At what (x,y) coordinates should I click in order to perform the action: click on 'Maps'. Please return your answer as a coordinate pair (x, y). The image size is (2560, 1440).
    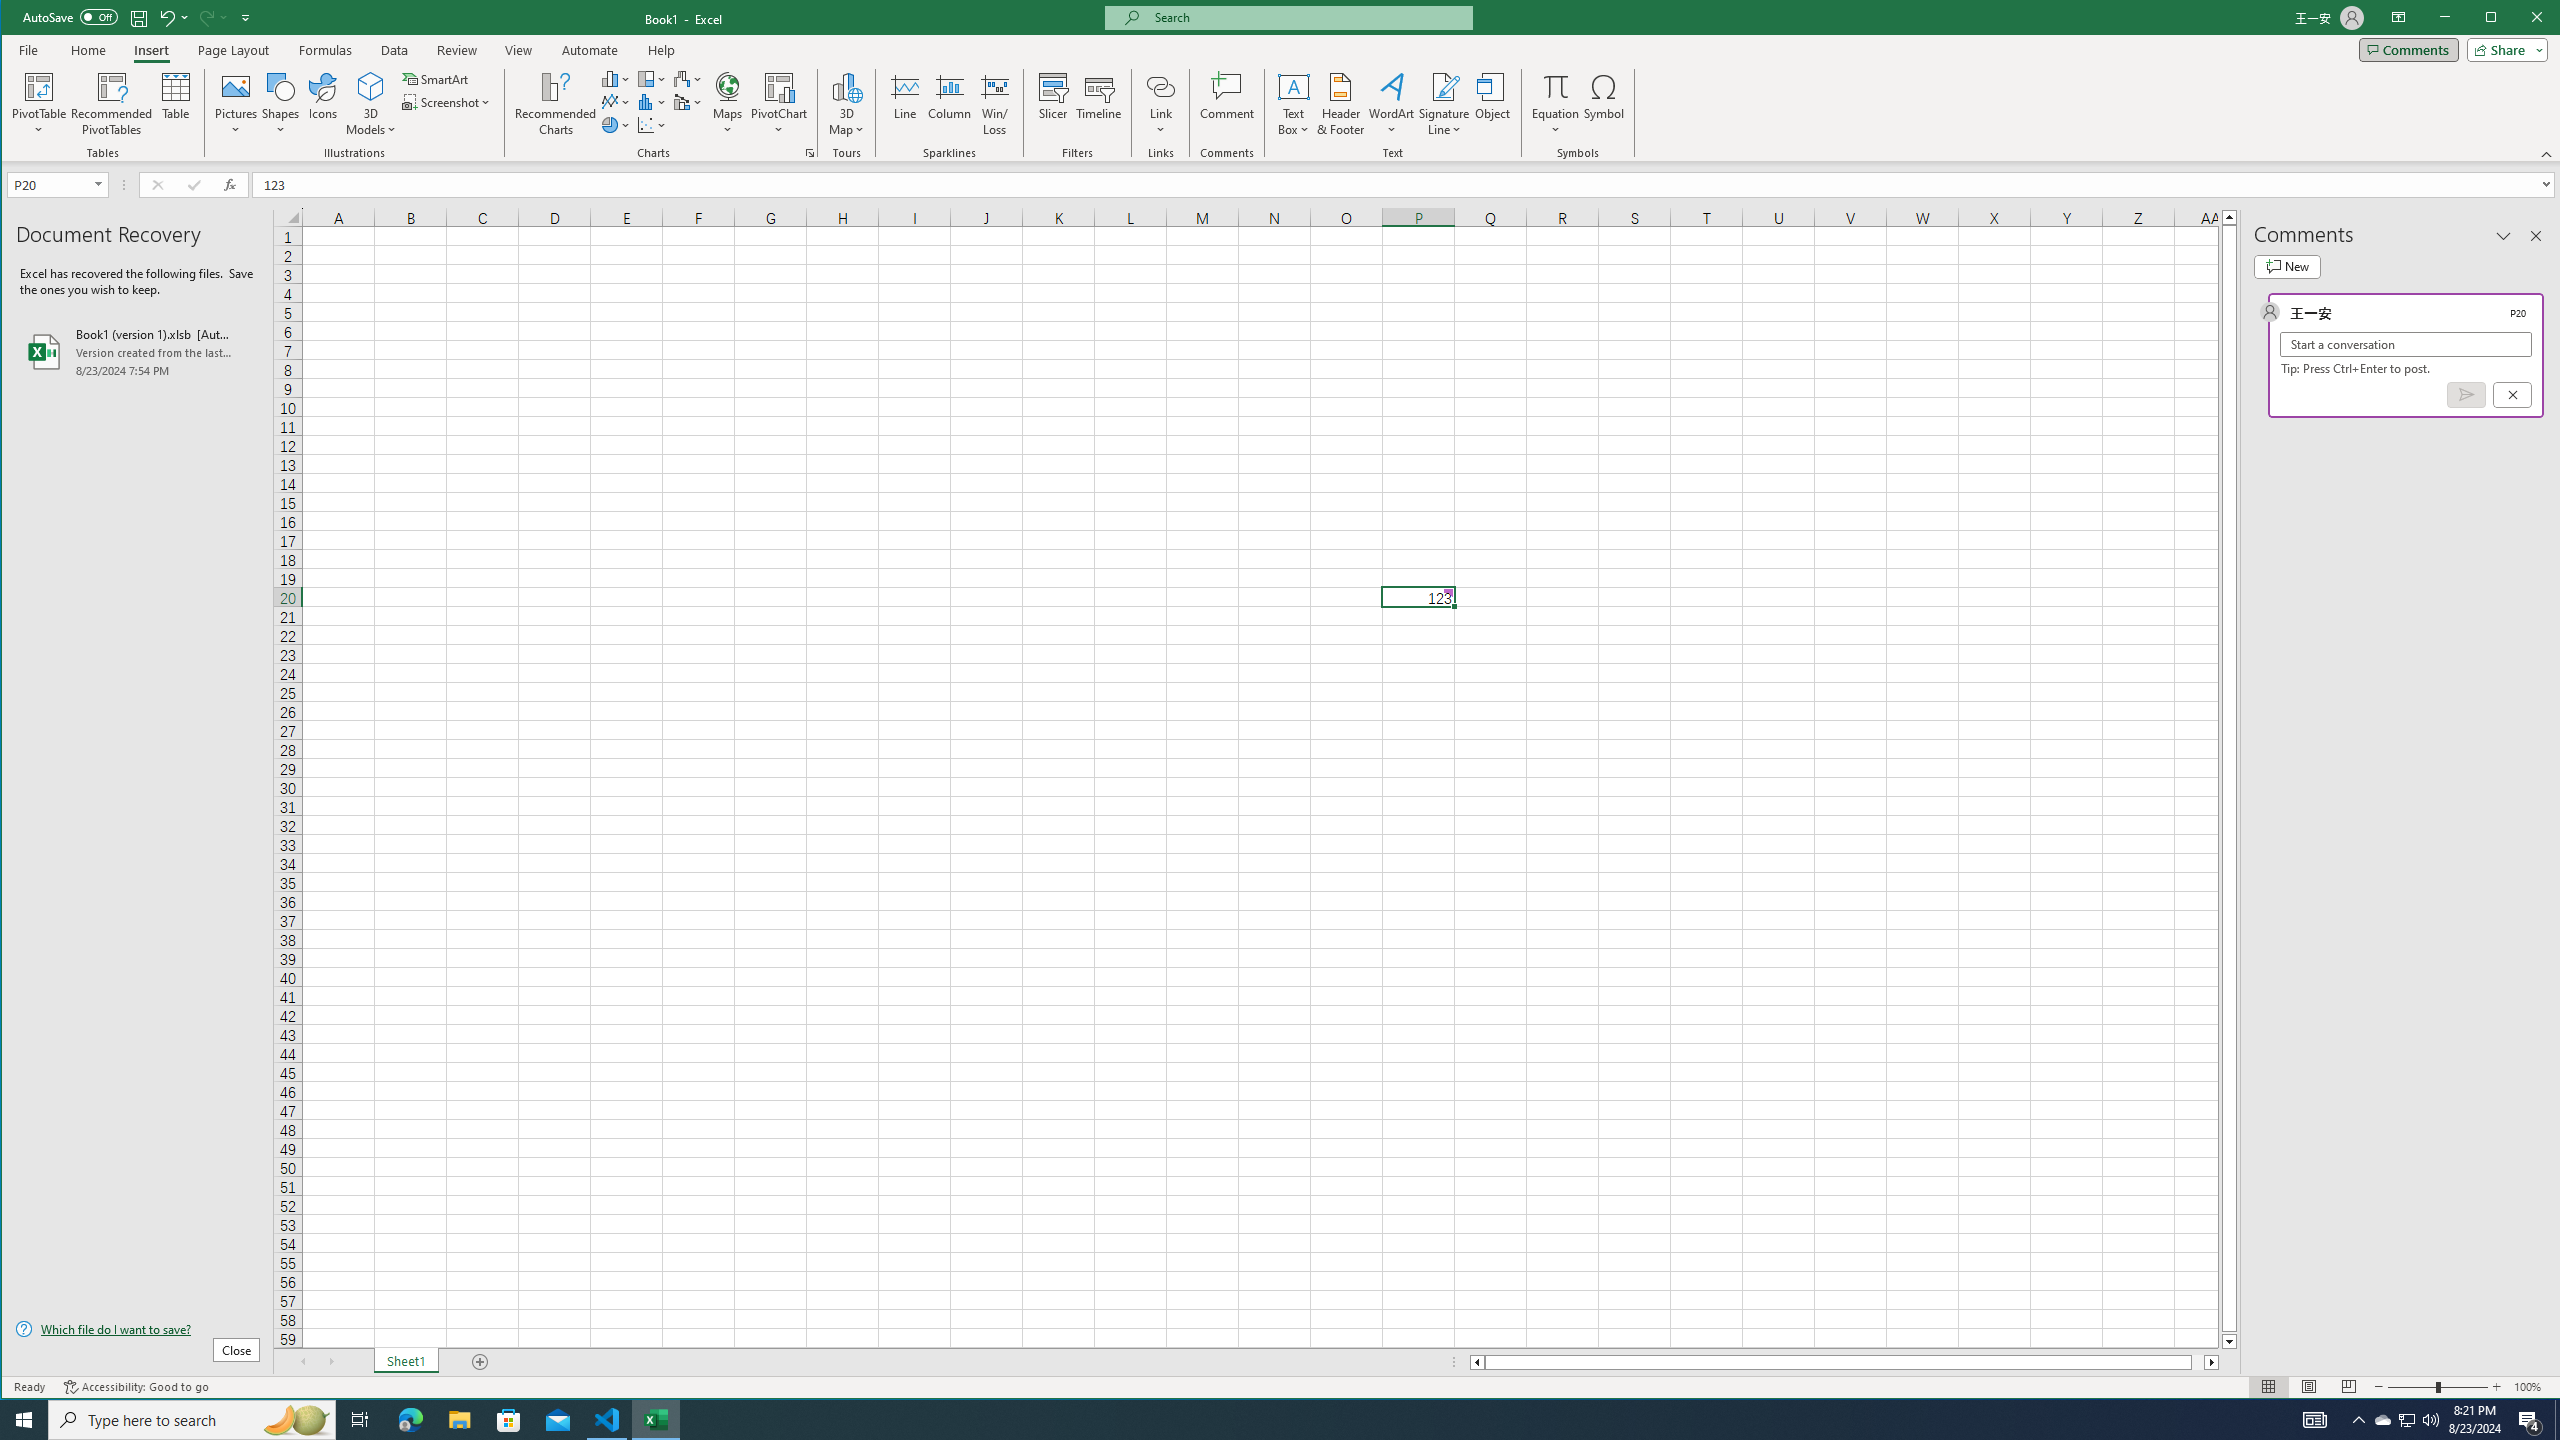
    Looking at the image, I should click on (727, 103).